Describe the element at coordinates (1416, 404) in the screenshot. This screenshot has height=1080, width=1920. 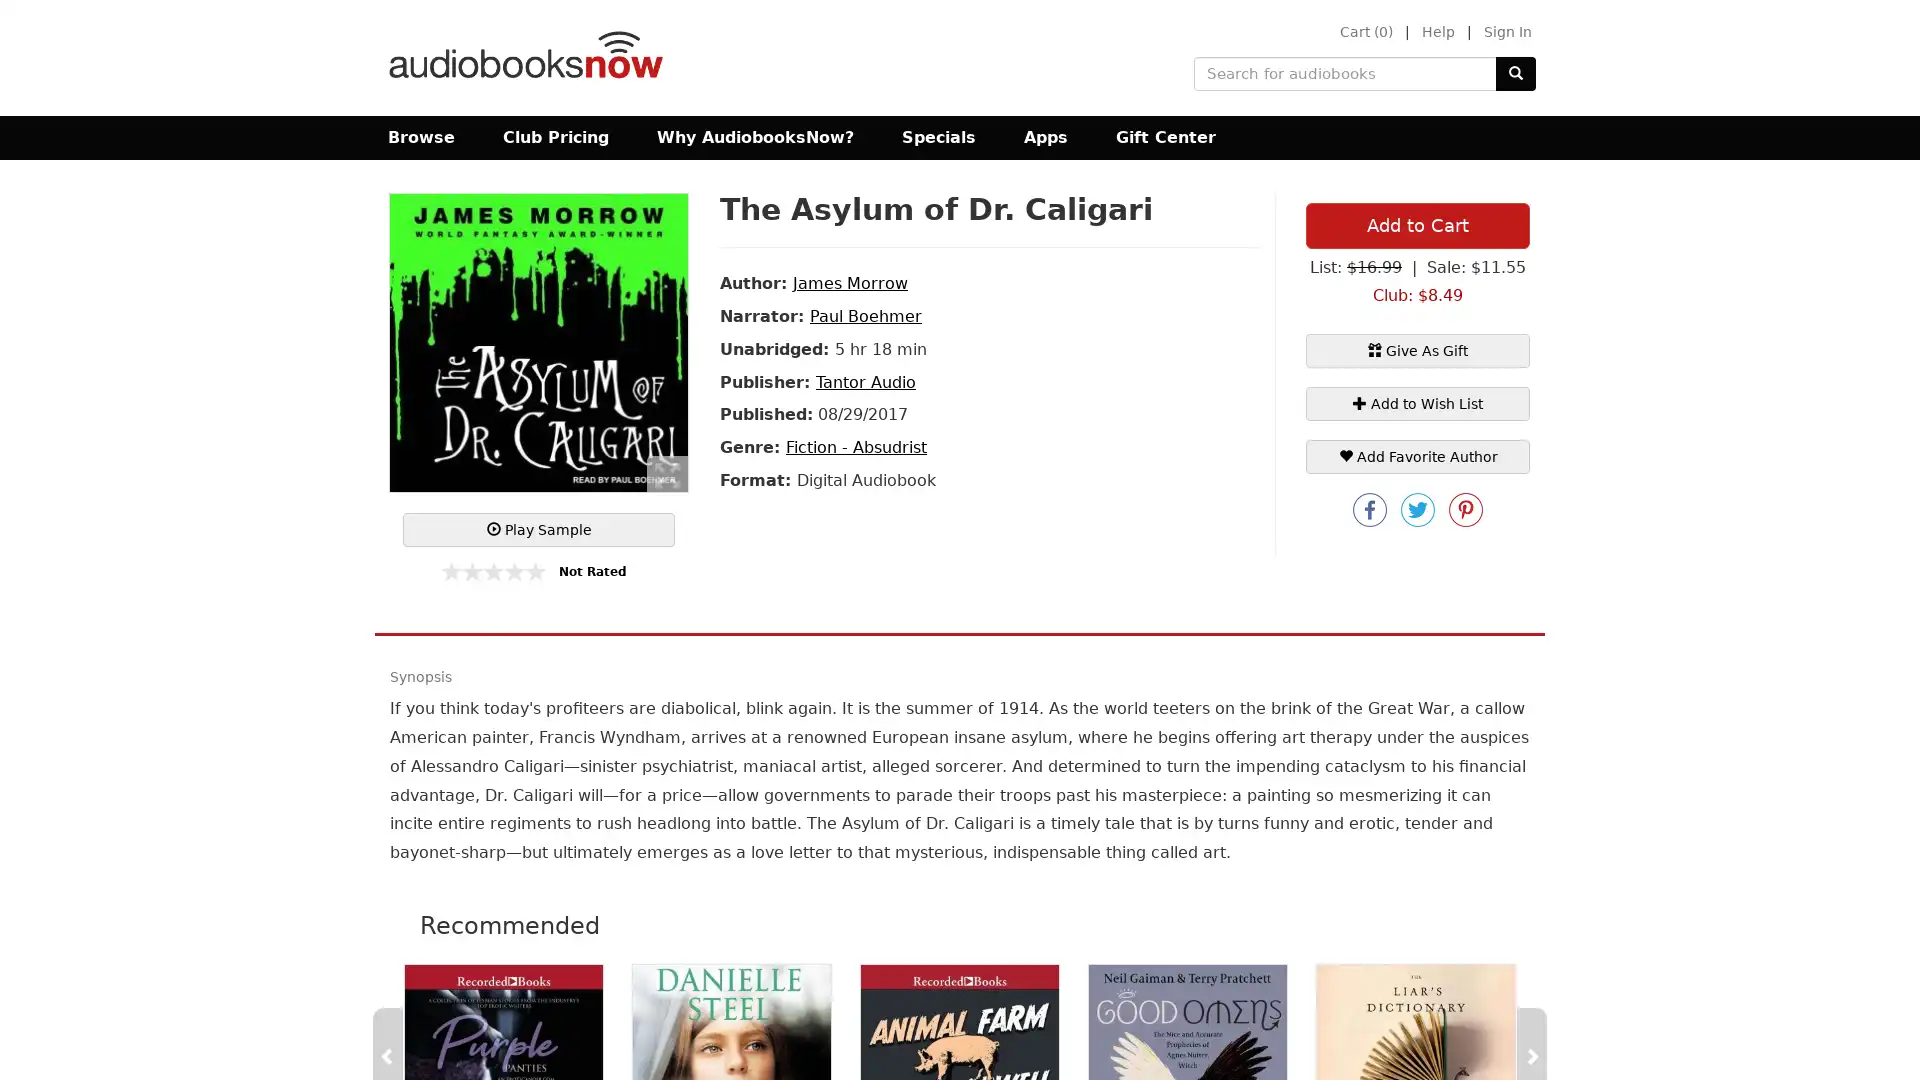
I see `+ Add to Wish List` at that location.